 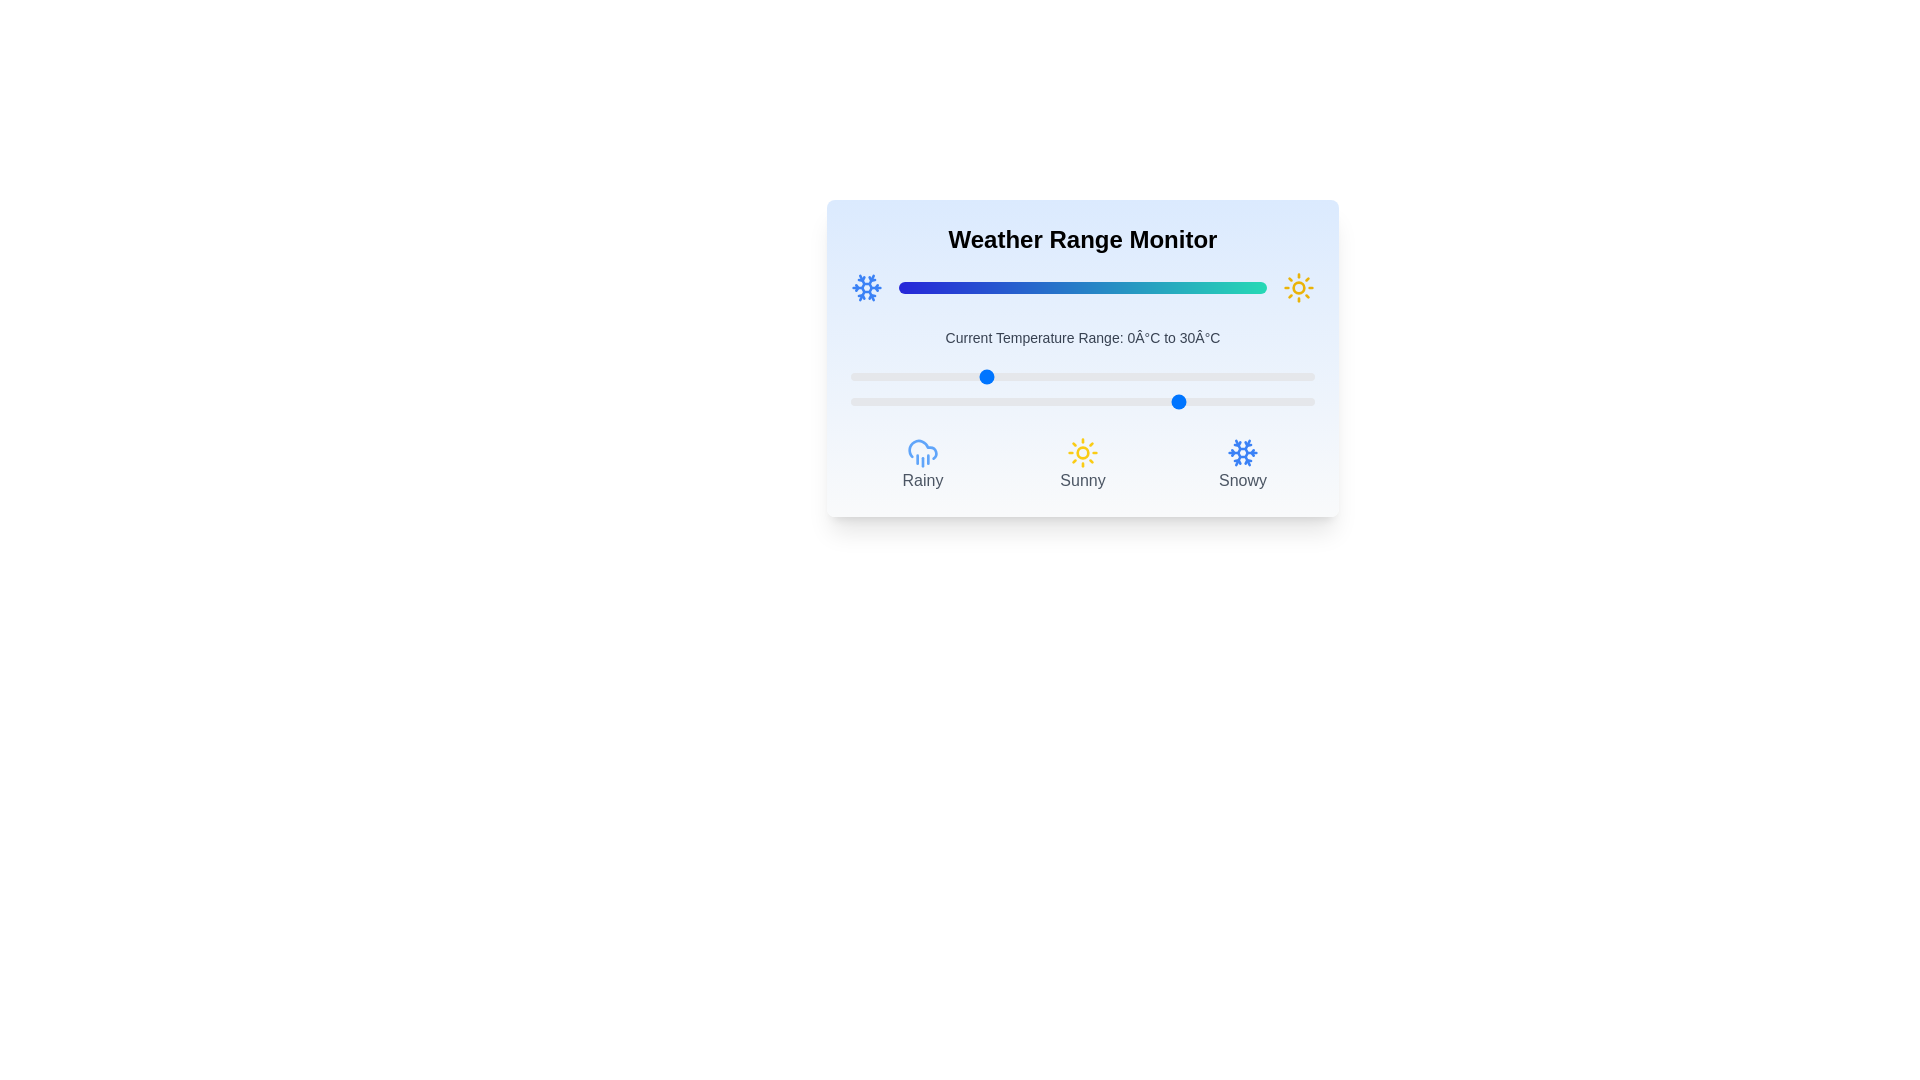 What do you see at coordinates (1237, 459) in the screenshot?
I see `the lower-right part of the snowflake icon, which is colored in blue and is part of the 'Snowy' section in the weather interface` at bounding box center [1237, 459].